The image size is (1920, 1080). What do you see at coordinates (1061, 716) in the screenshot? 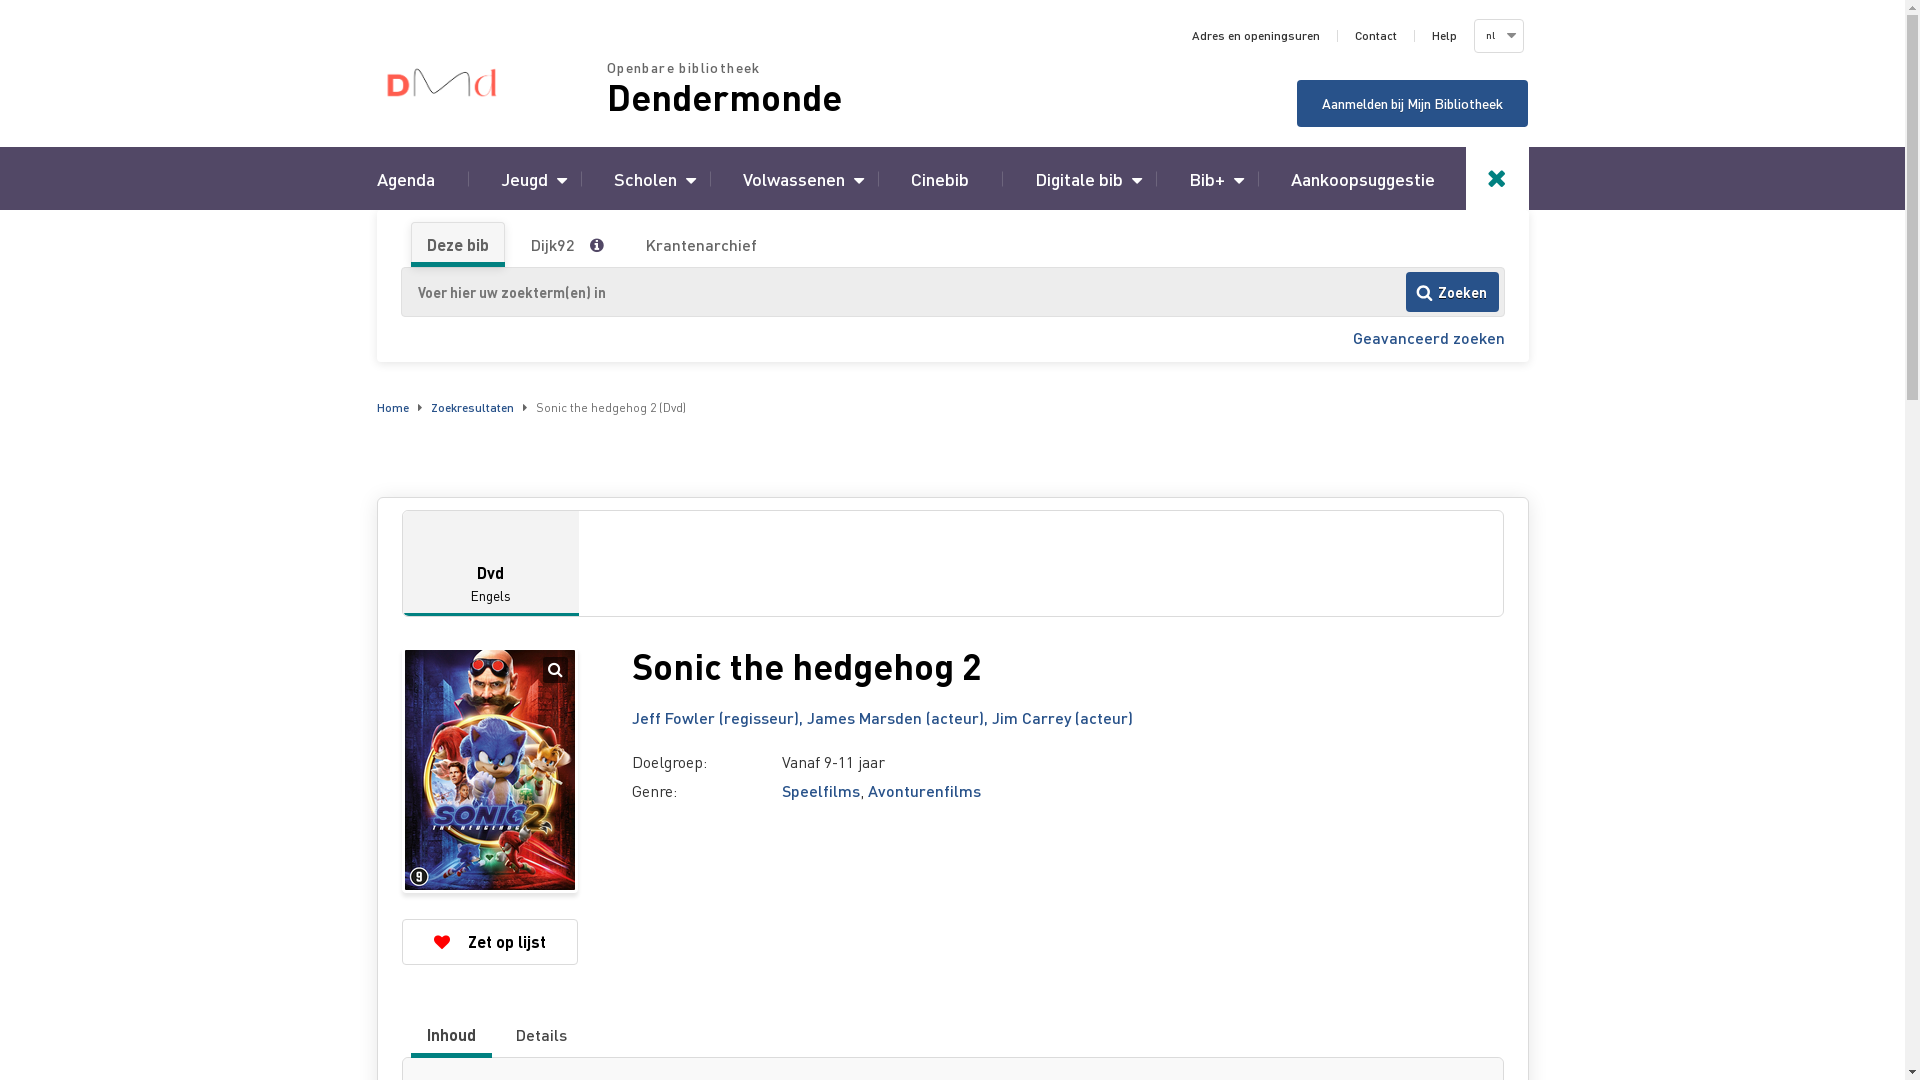
I see `'Jim Carrey (acteur)'` at bounding box center [1061, 716].